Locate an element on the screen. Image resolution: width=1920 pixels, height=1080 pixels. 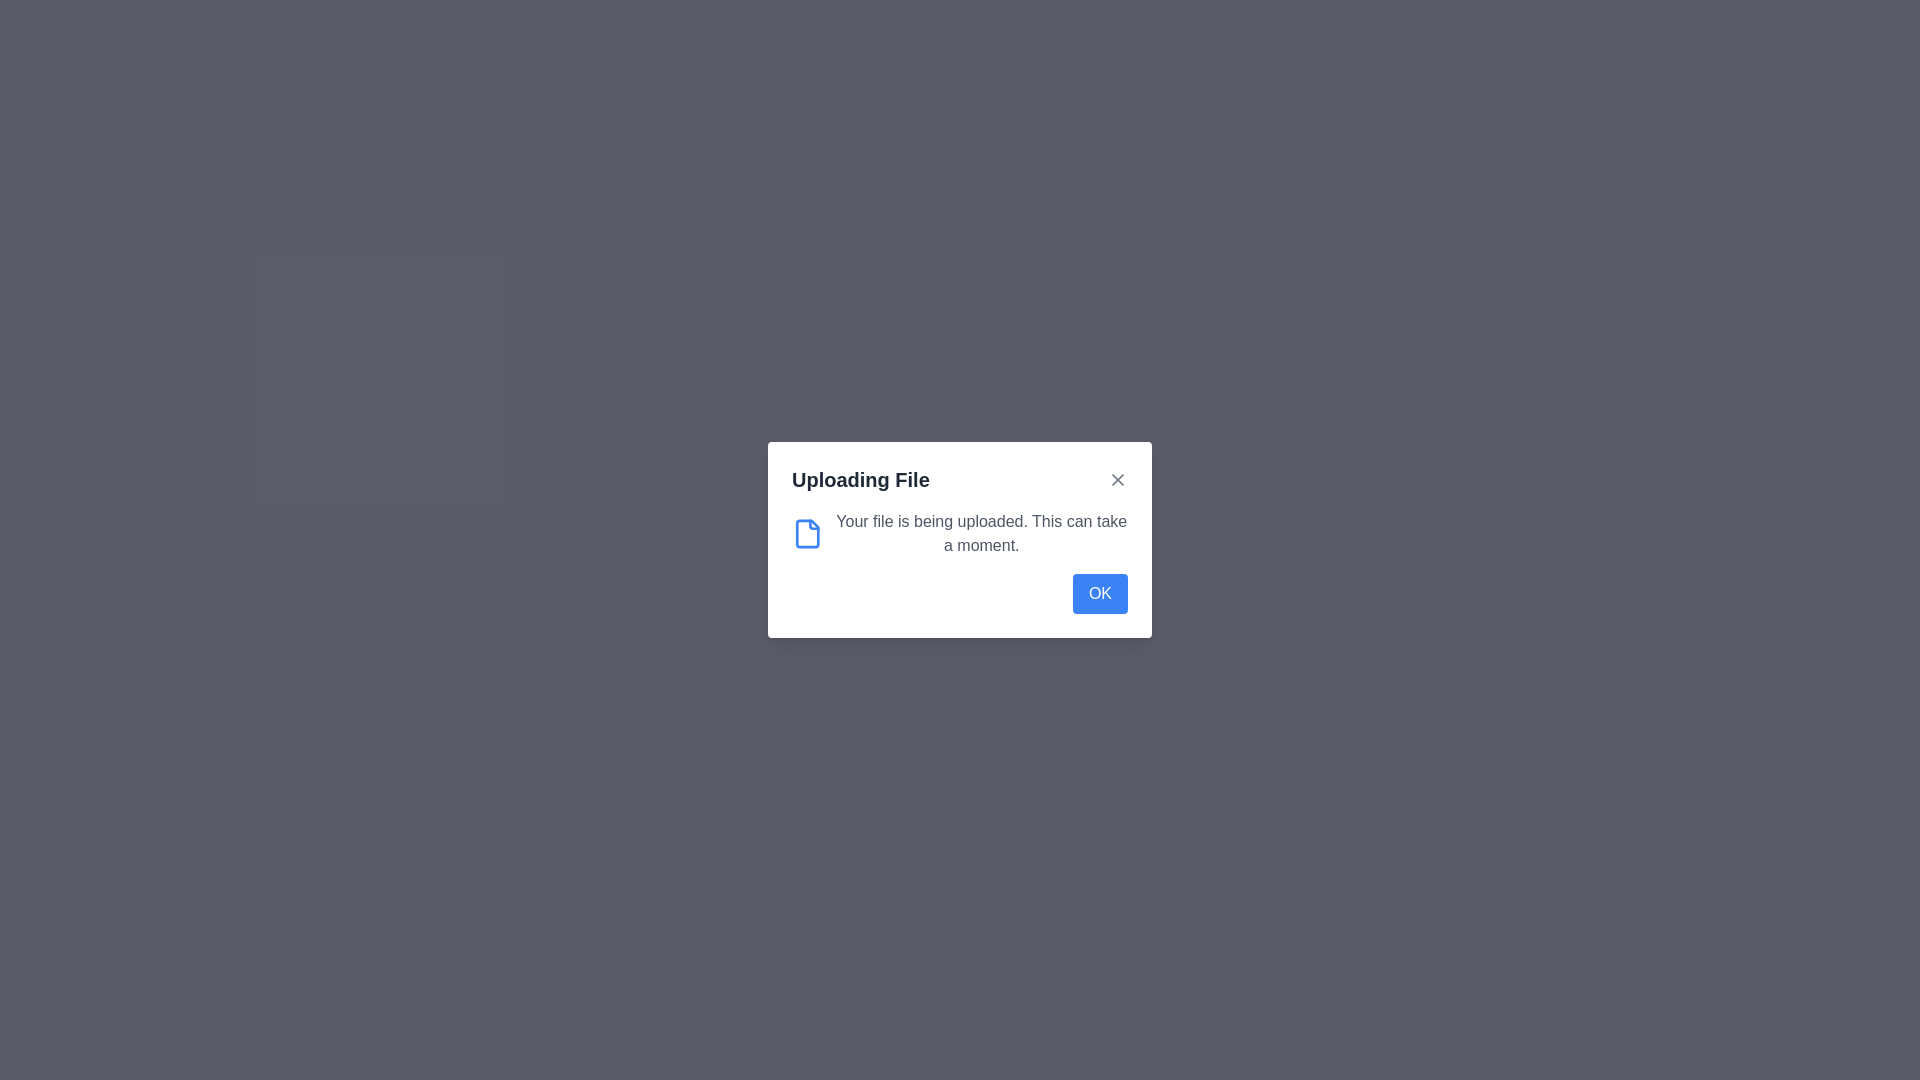
the 'OK' button with a blue background and rounded corners located at the bottom-right corner of the 'Uploading File' dialog to confirm is located at coordinates (1099, 593).